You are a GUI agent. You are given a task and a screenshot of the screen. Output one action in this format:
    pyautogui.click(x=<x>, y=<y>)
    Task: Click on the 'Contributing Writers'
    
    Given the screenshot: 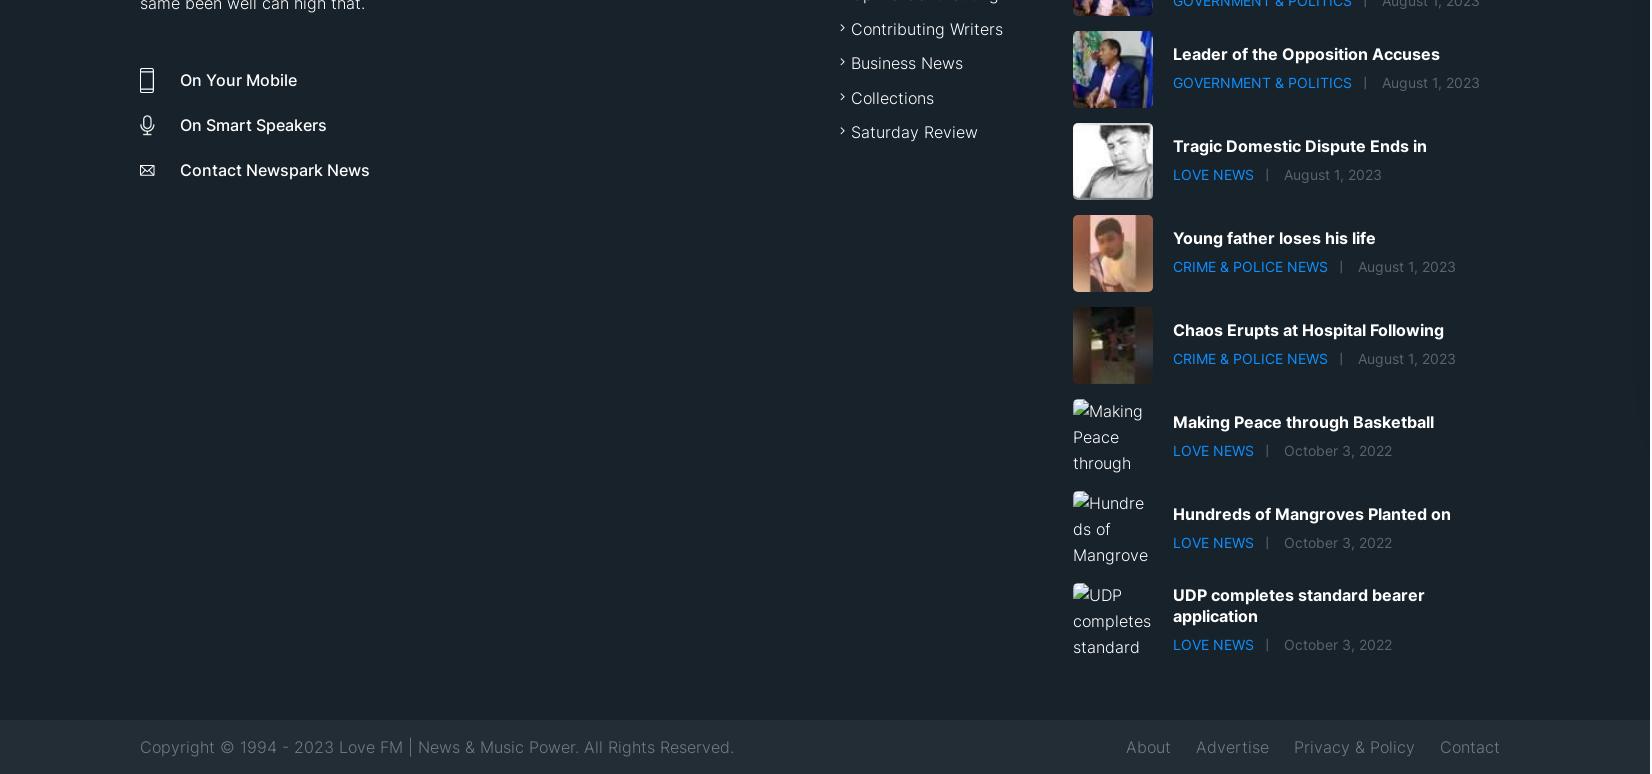 What is the action you would take?
    pyautogui.click(x=925, y=28)
    